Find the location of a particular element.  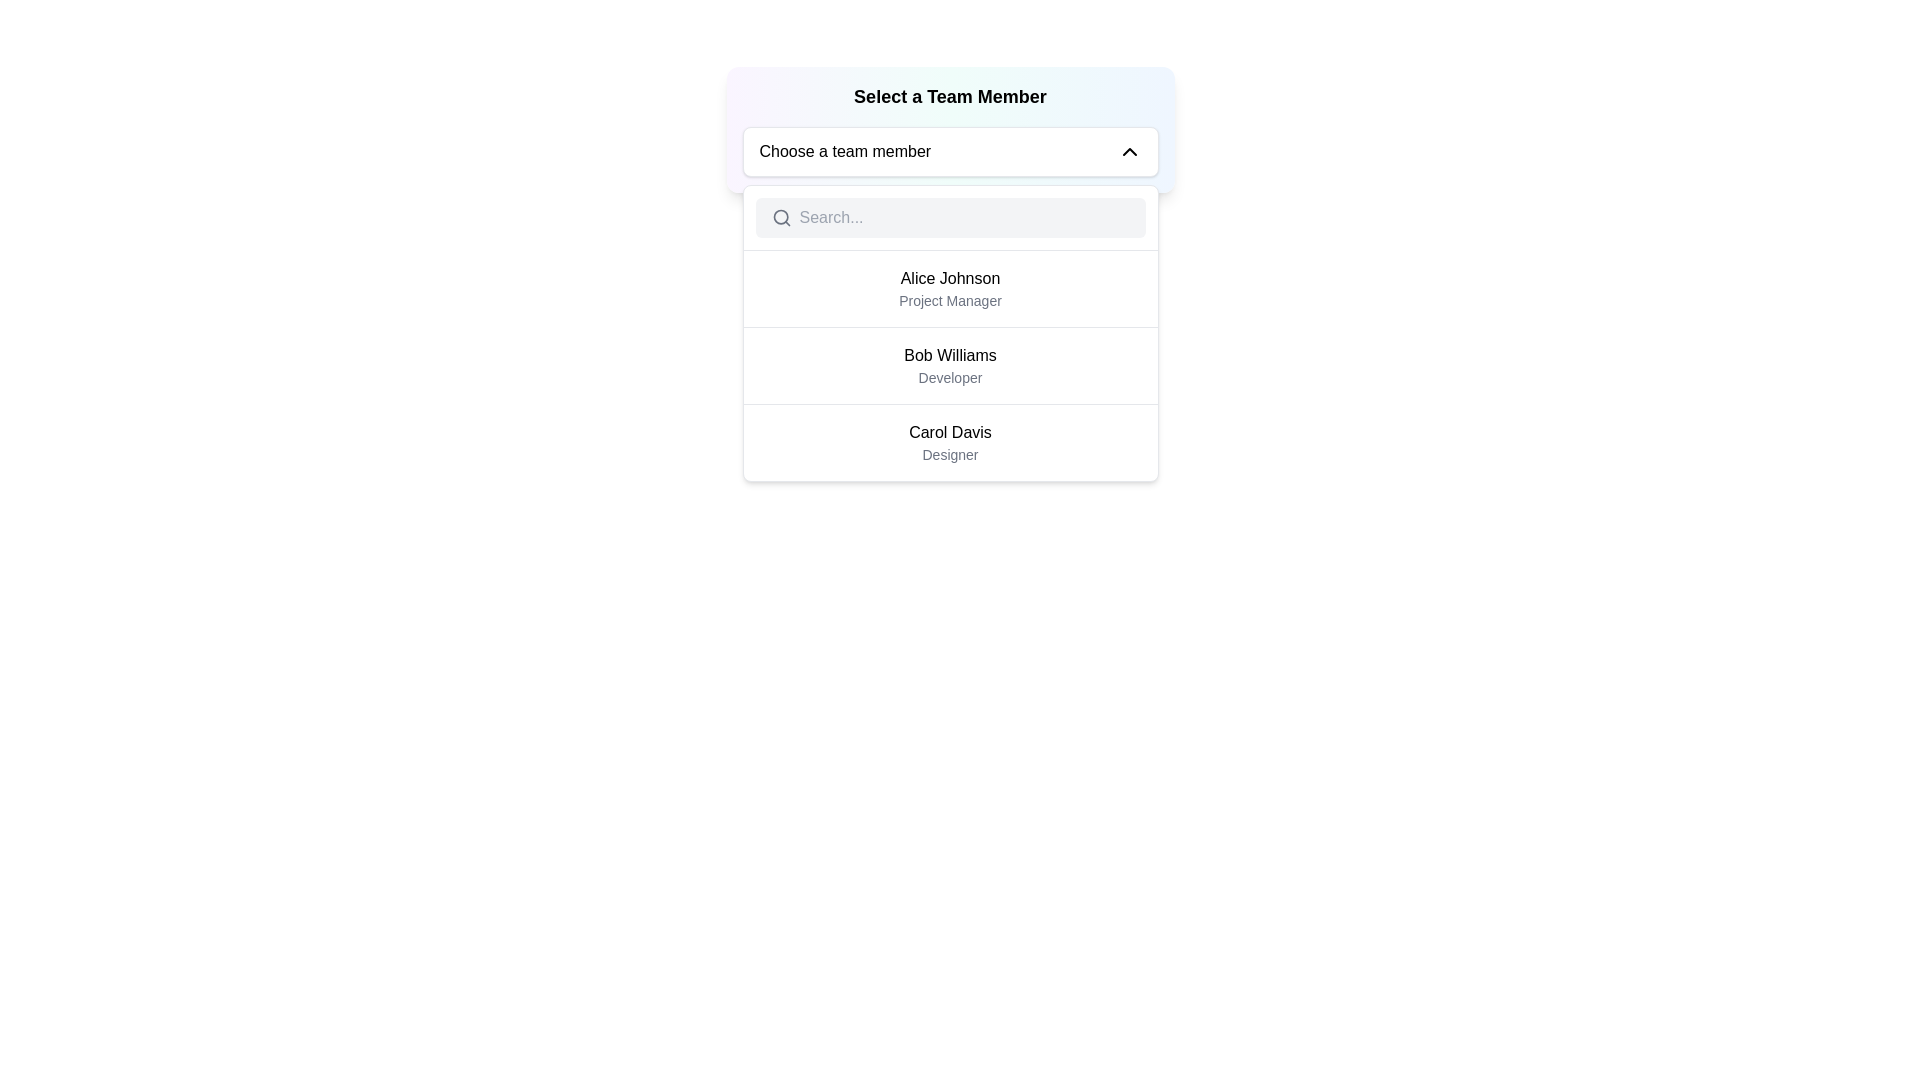

the circular shape representing the lens of the magnifying glass within the search icon, located in the placeholder area of the search input field titled 'Select a Team Member' is located at coordinates (779, 217).